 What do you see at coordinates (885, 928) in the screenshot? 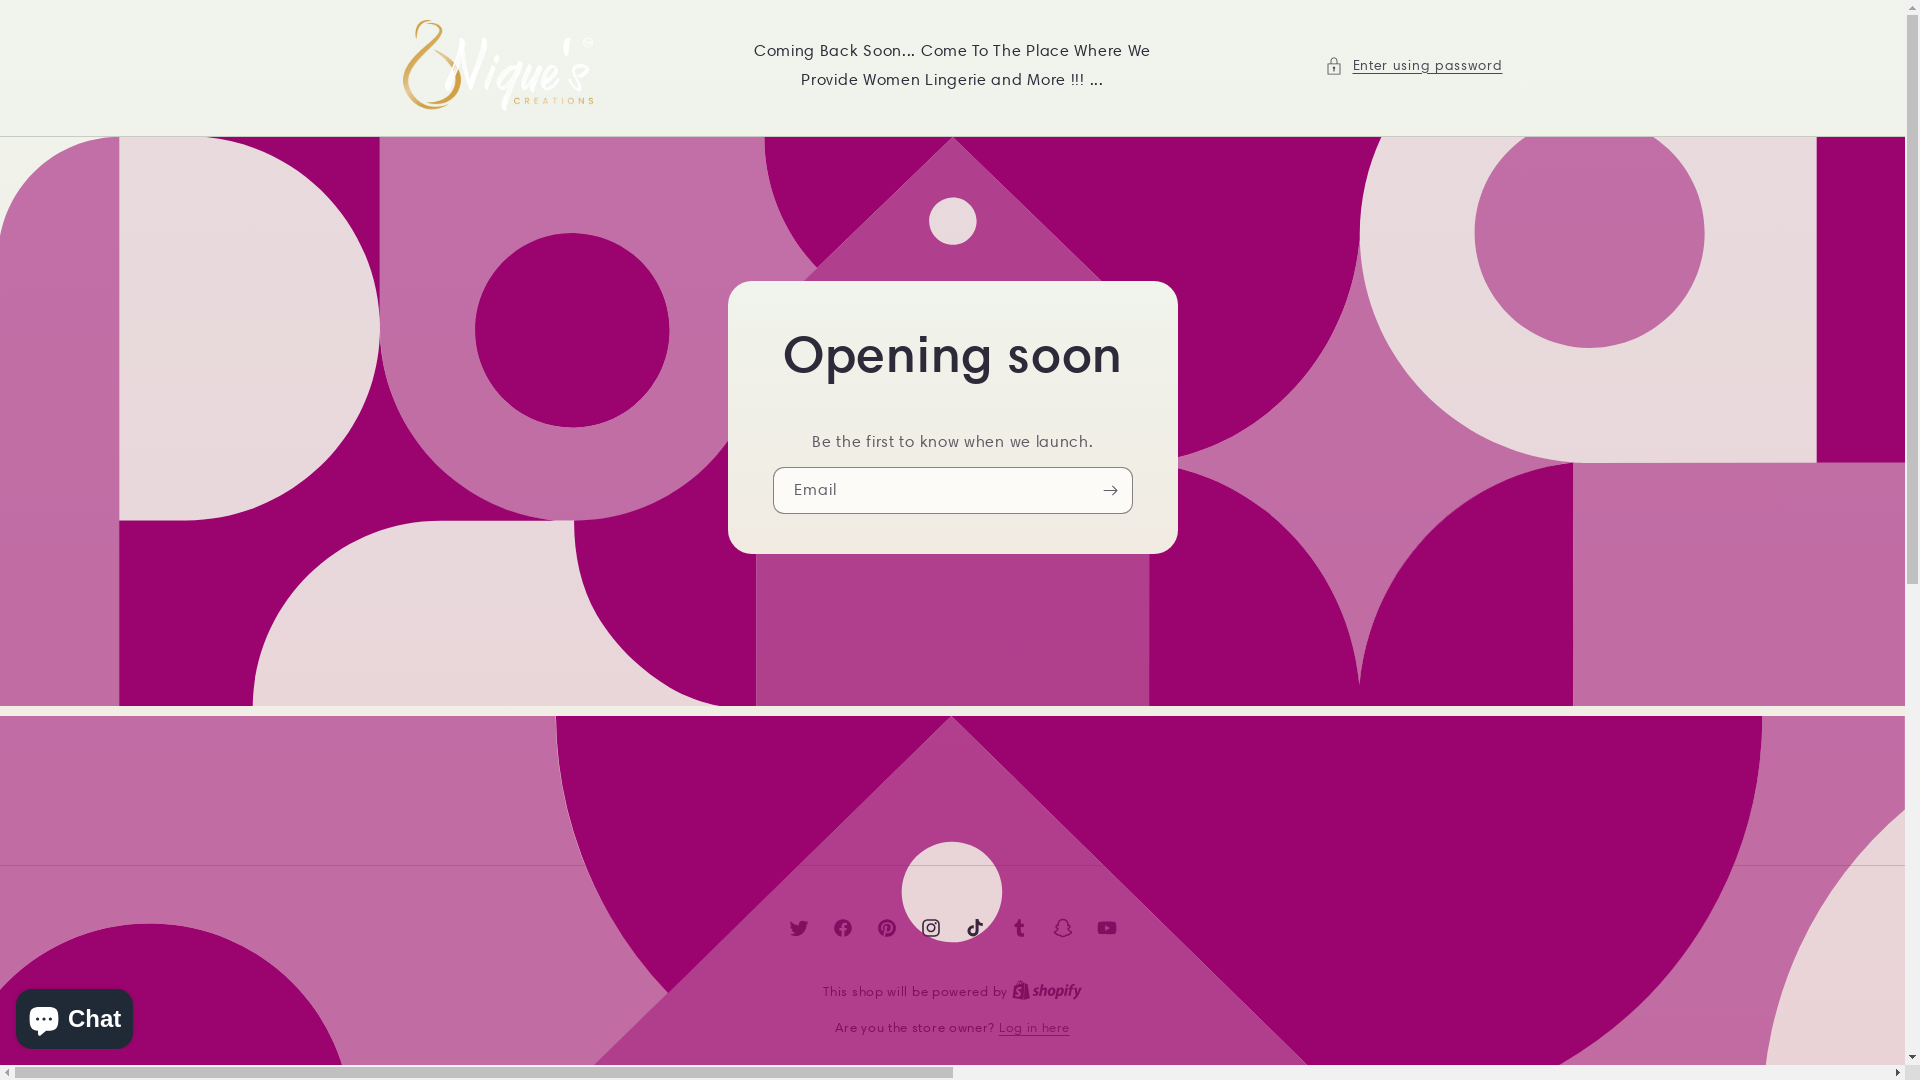
I see `'Pinterest'` at bounding box center [885, 928].